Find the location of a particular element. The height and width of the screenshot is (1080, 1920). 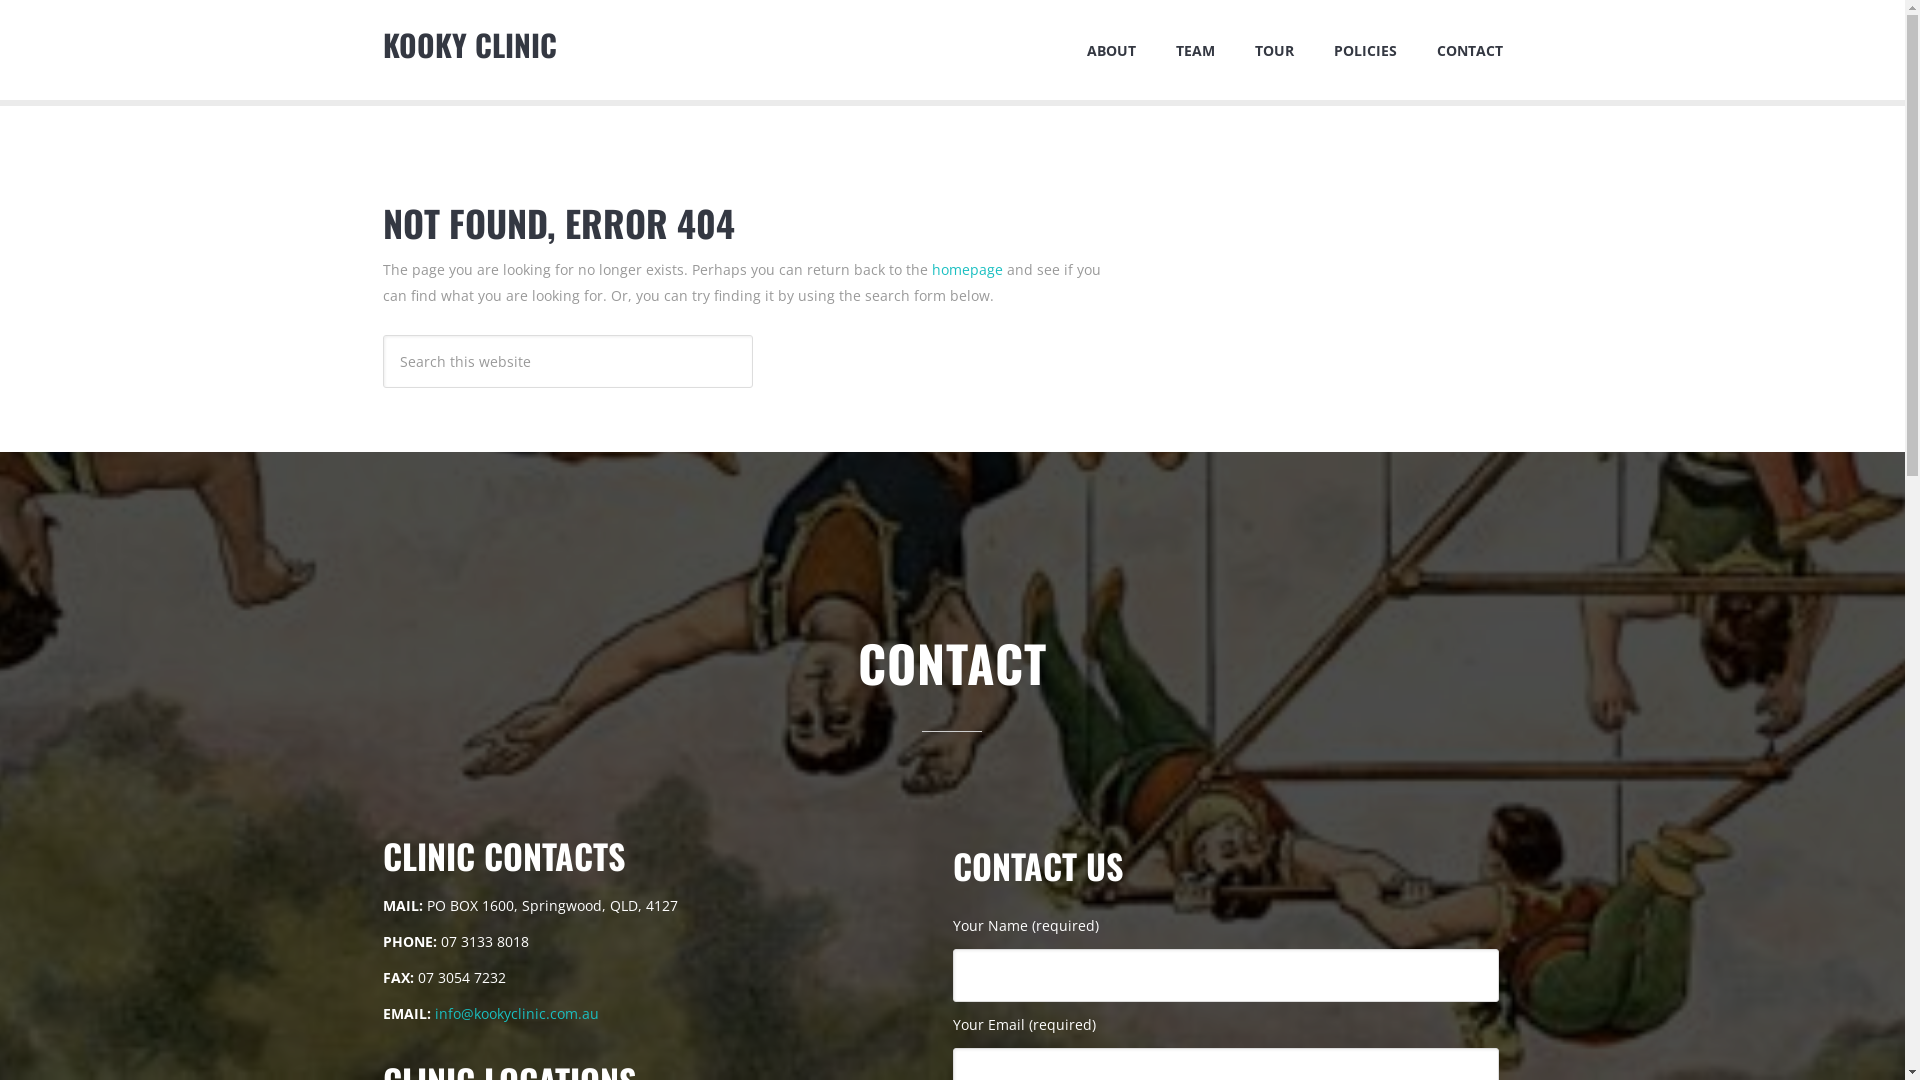

'Search' is located at coordinates (751, 333).